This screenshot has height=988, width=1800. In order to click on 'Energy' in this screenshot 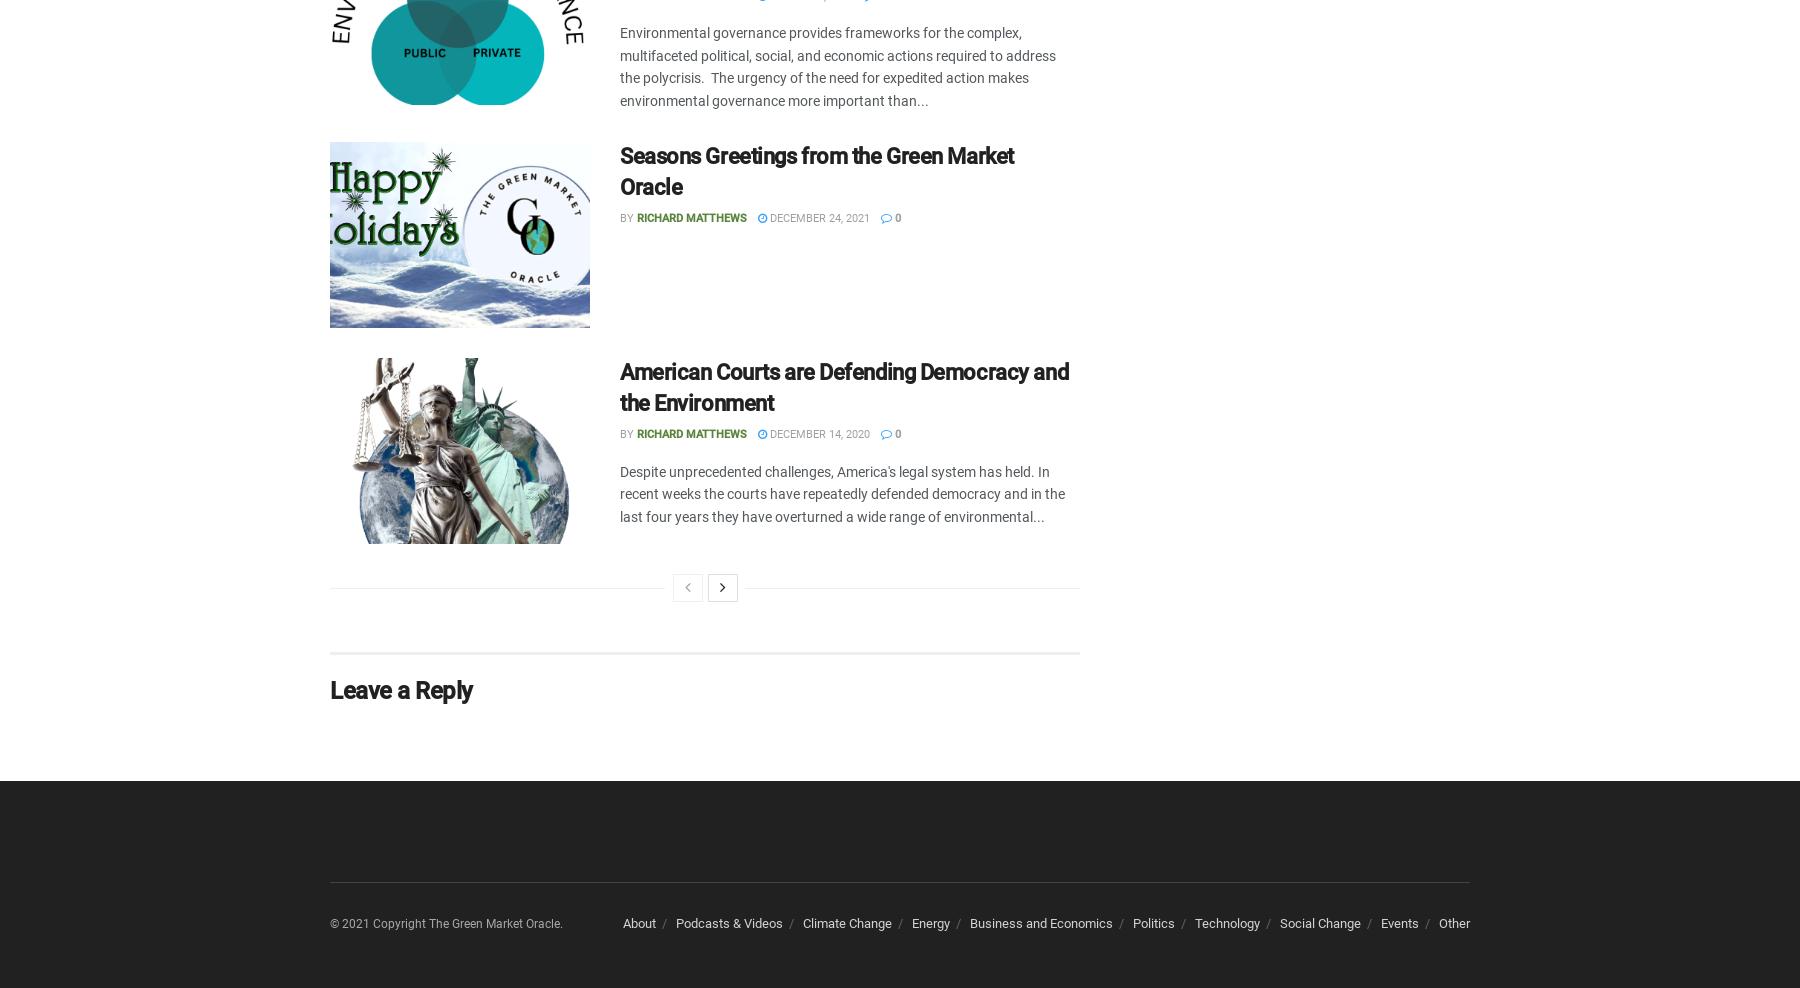, I will do `click(911, 921)`.